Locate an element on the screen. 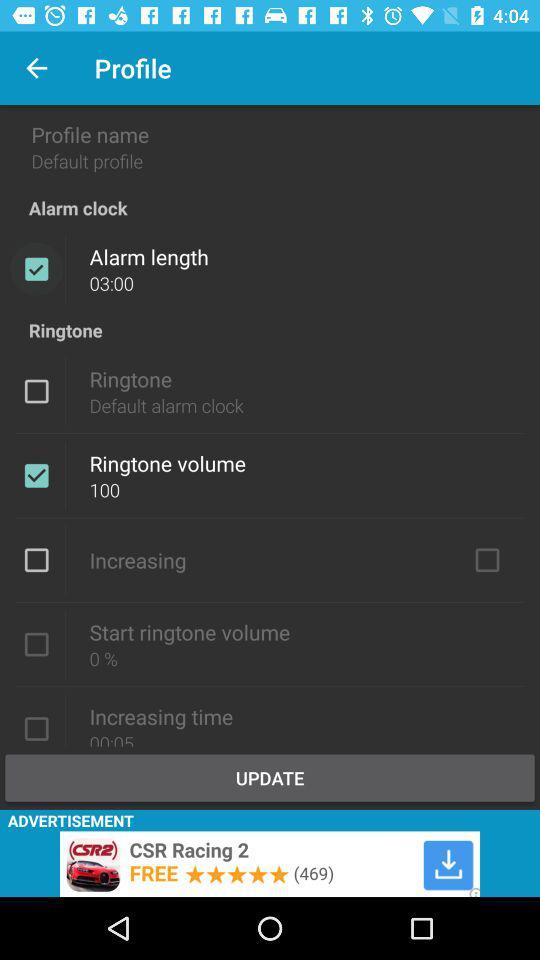 This screenshot has width=540, height=960. tick the increasing box is located at coordinates (486, 560).